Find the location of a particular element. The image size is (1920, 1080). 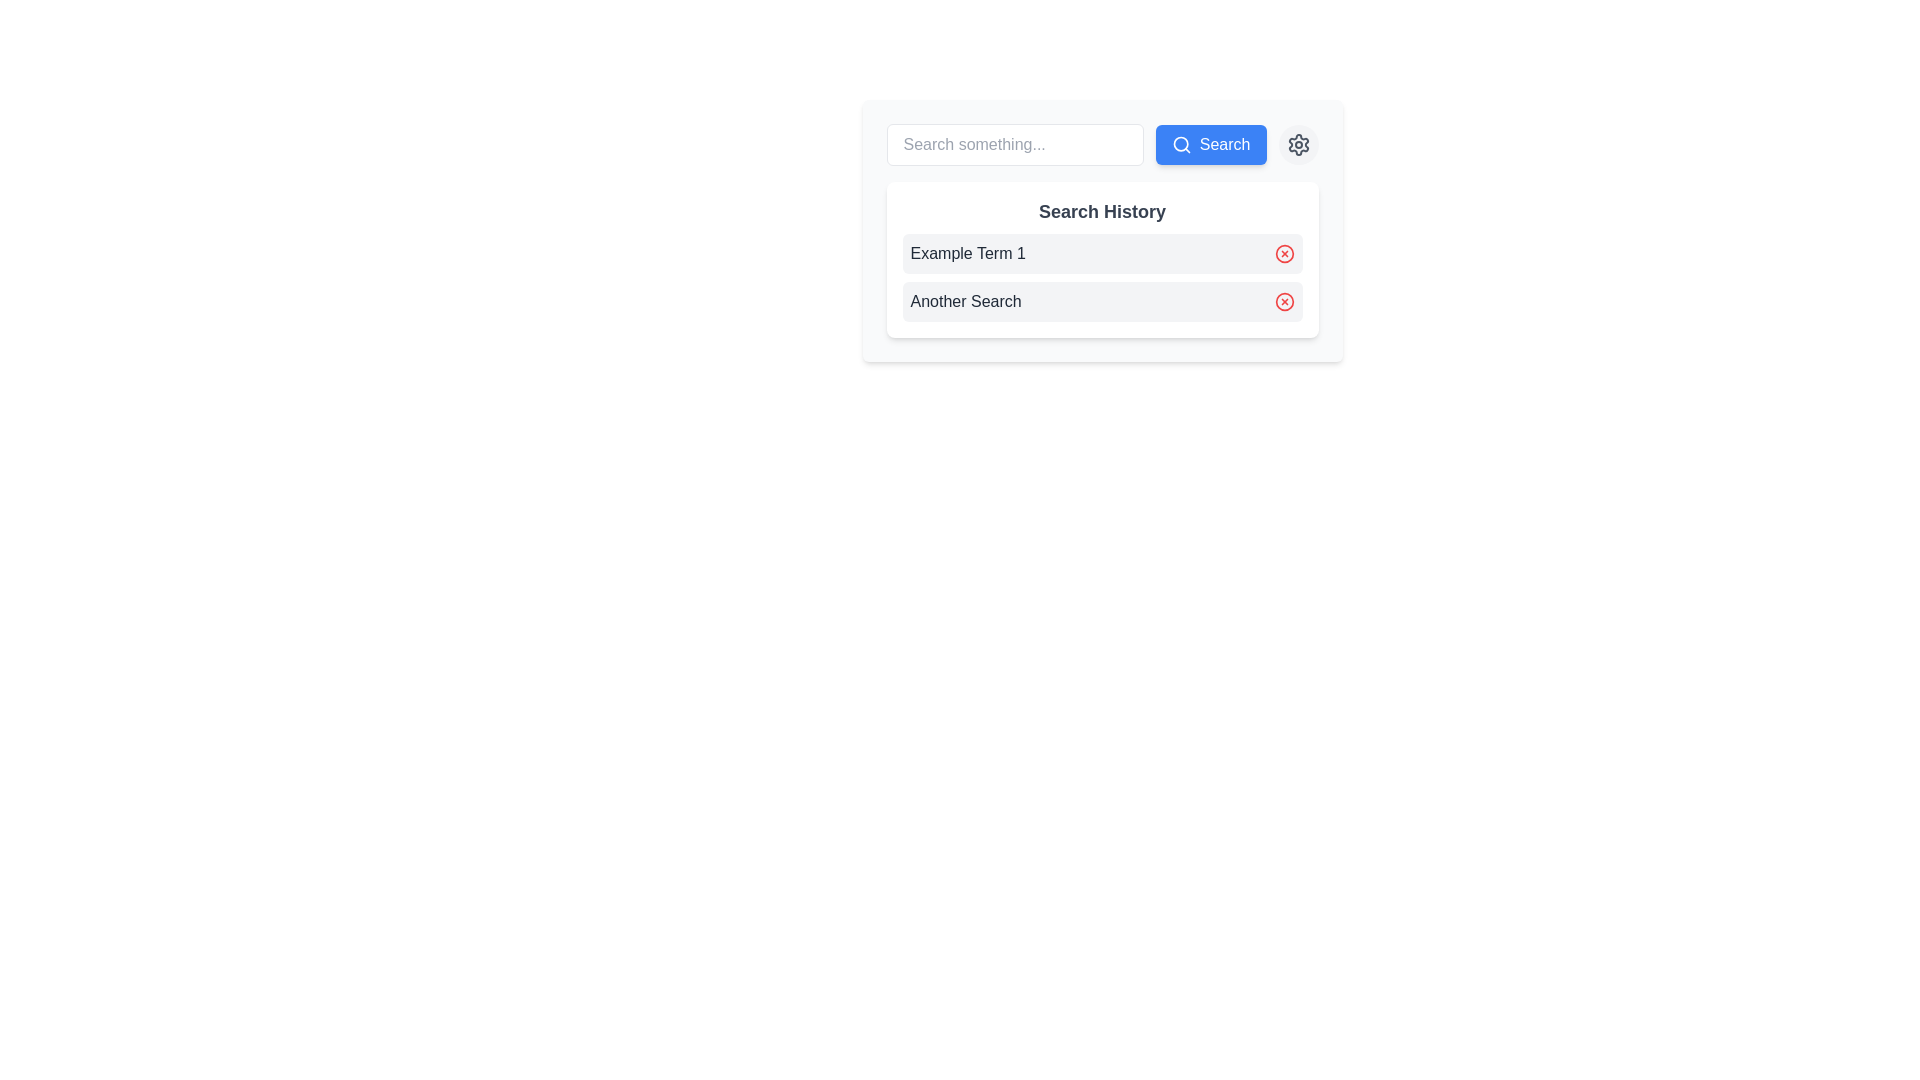

the magnifying glass icon used as a search indicator, located within the 'Search' button on the right side of the input field is located at coordinates (1181, 144).